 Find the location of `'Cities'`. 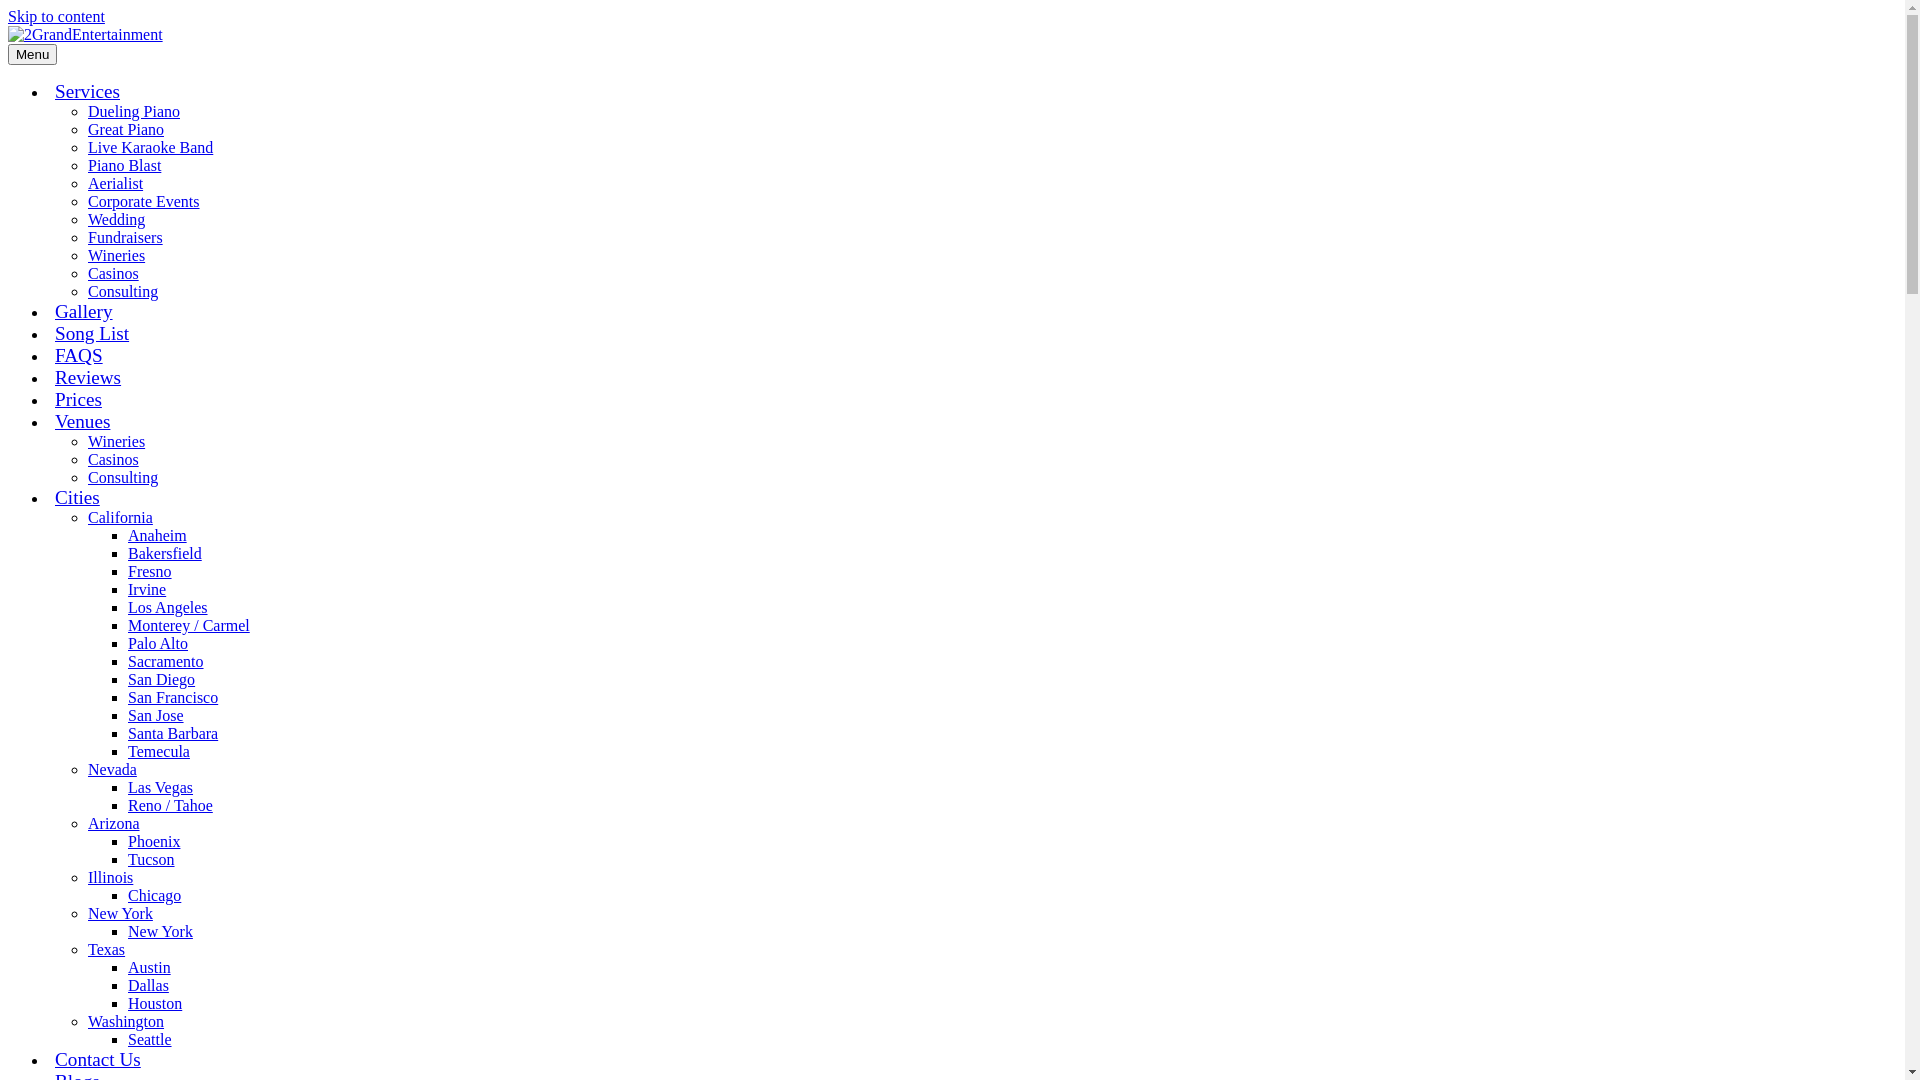

'Cities' is located at coordinates (77, 496).